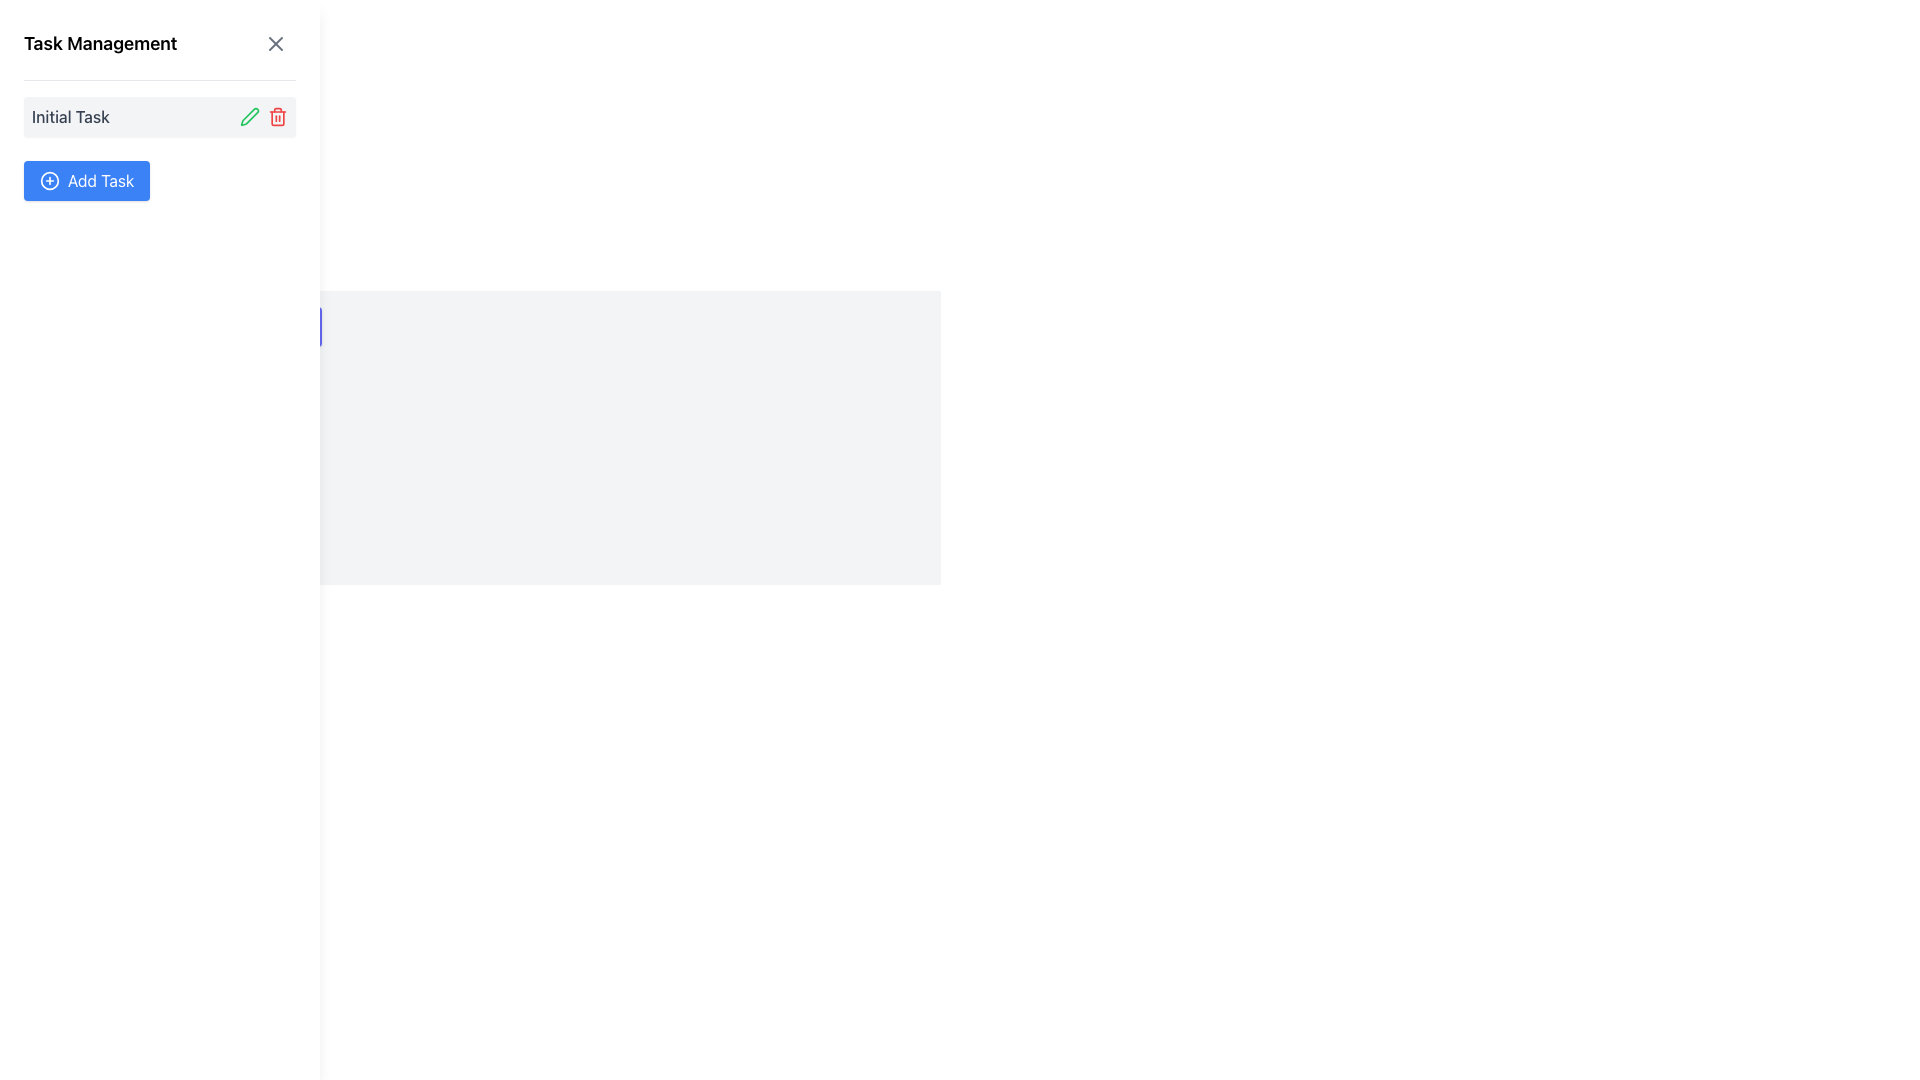 The height and width of the screenshot is (1080, 1920). I want to click on the button located beneath 'Initial Task' in the task management panel to initiate adding a new task, so click(85, 181).